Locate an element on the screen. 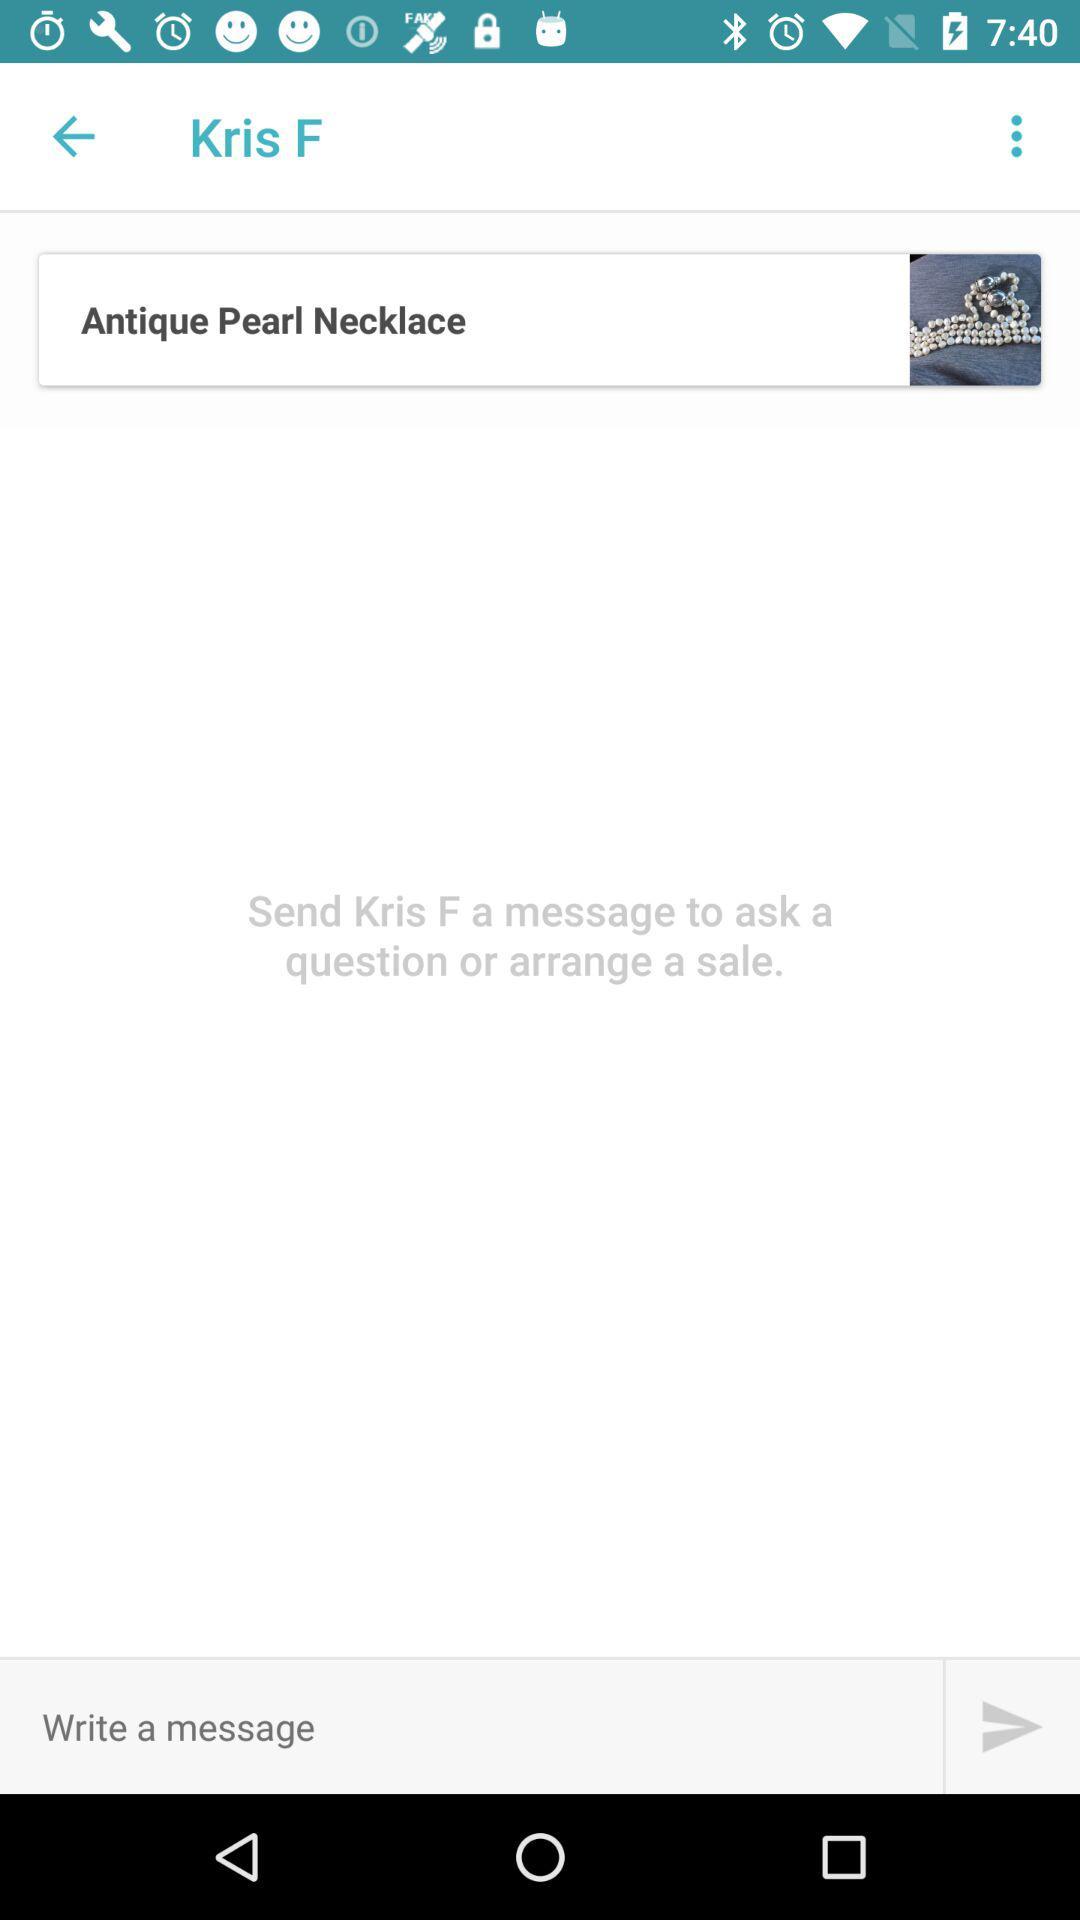 Image resolution: width=1080 pixels, height=1920 pixels. the icon next to the kris f app is located at coordinates (72, 135).